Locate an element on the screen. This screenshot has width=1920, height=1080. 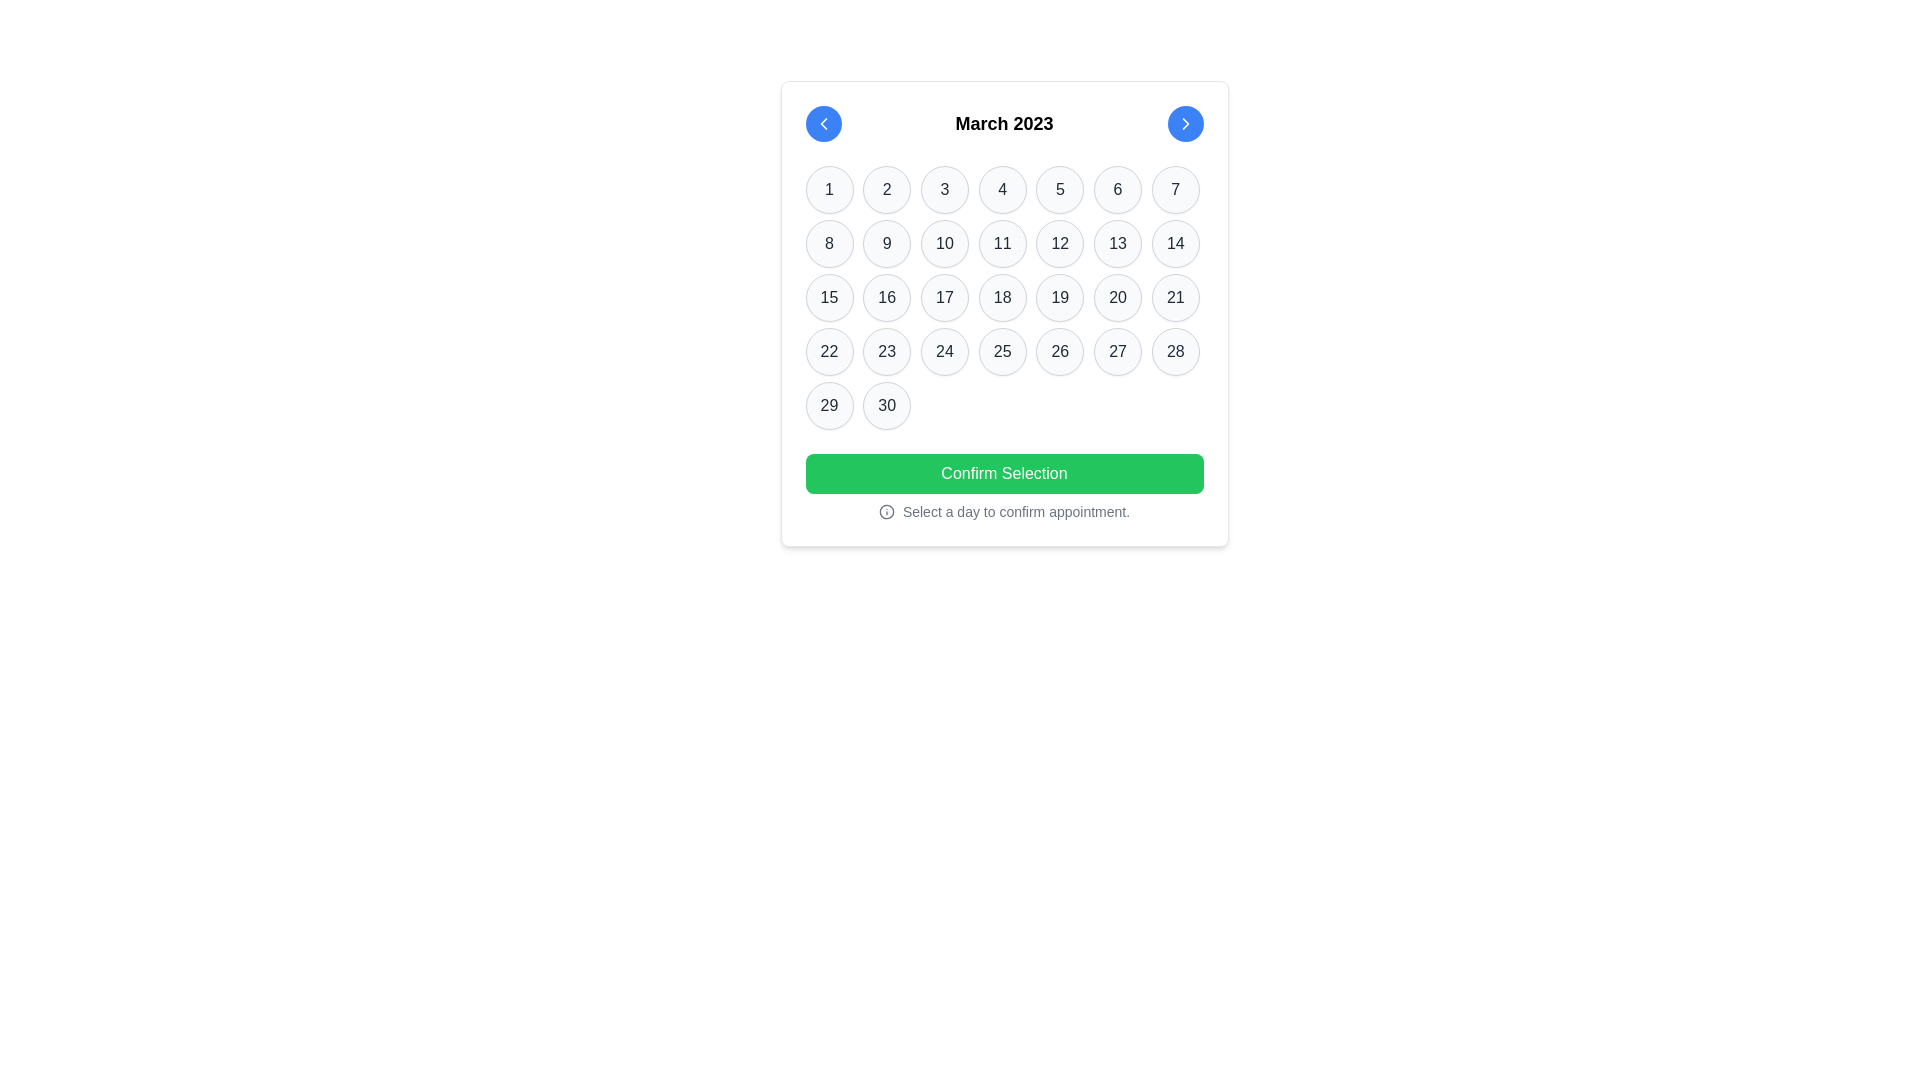
the circular visual element that is part of the icon, located below the warning text 'Select a day to confirm appointment' is located at coordinates (885, 511).